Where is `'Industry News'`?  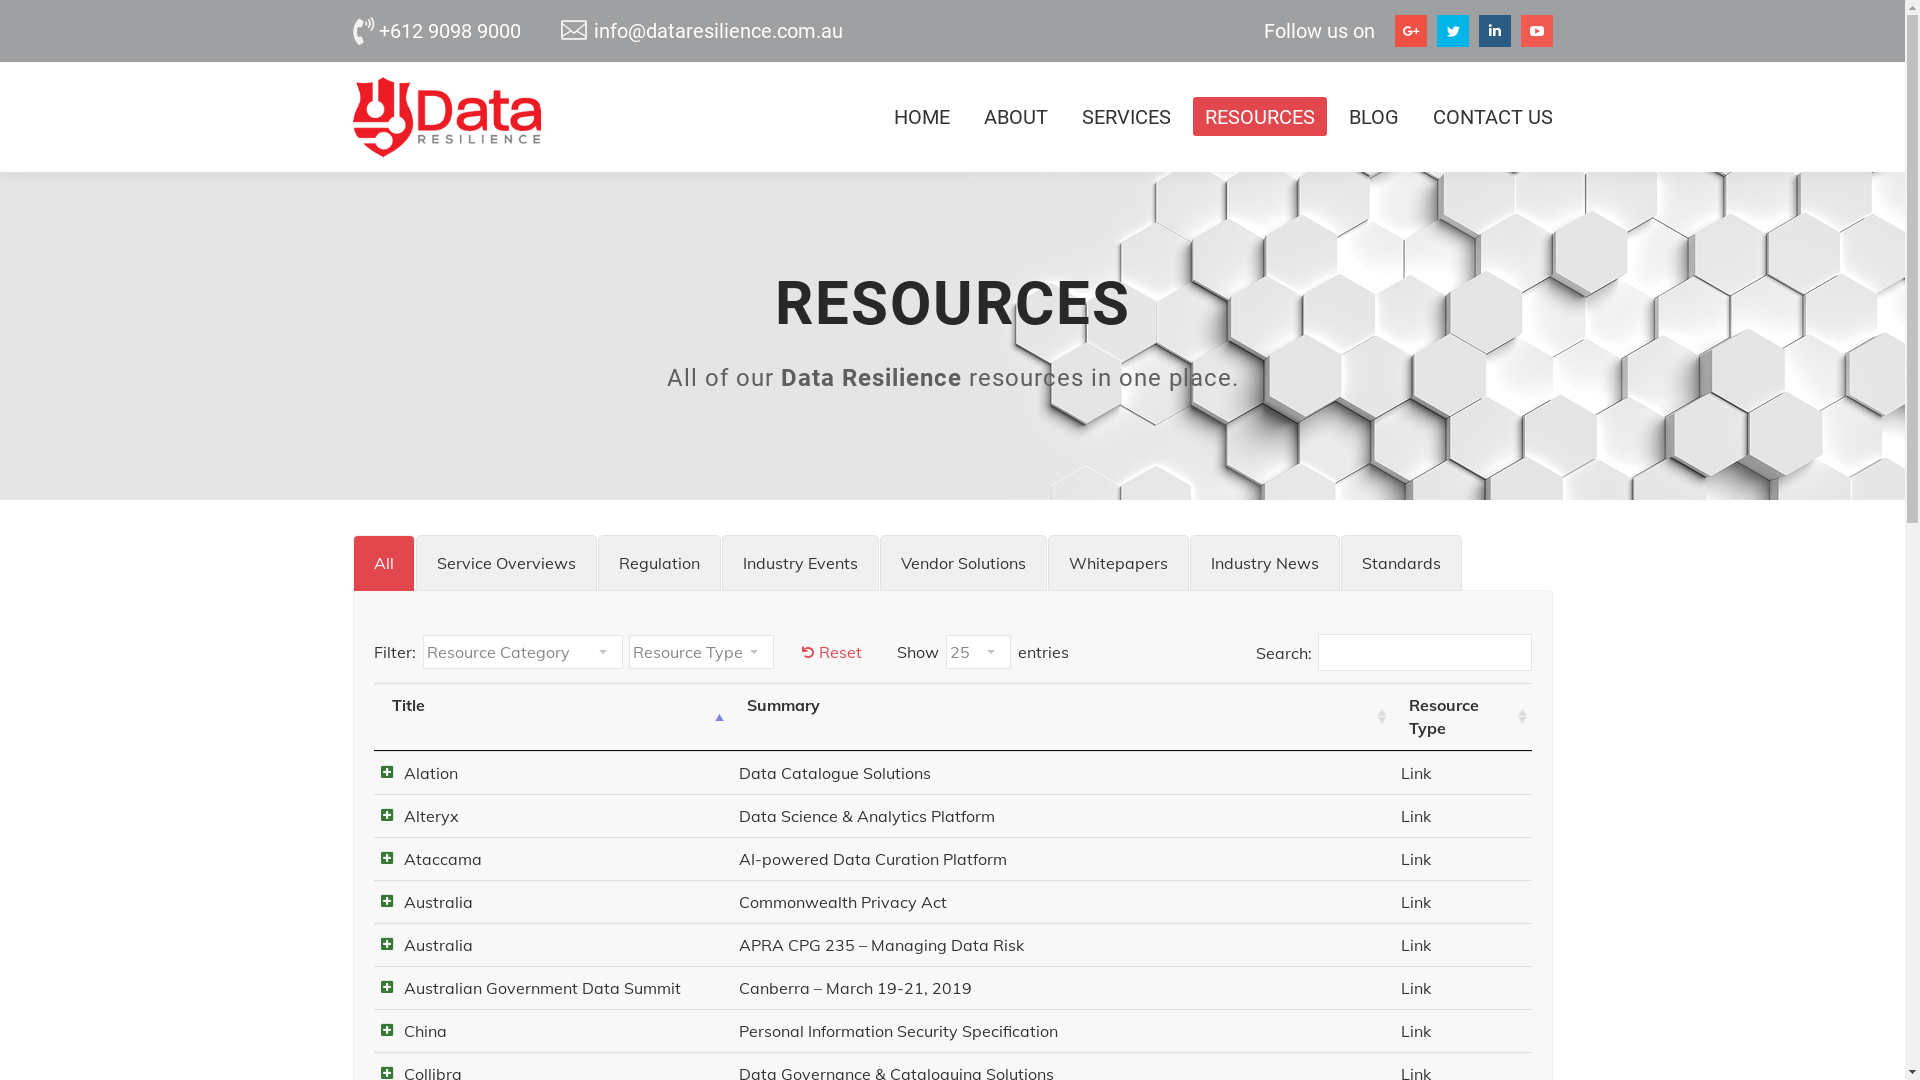
'Industry News' is located at coordinates (1264, 563).